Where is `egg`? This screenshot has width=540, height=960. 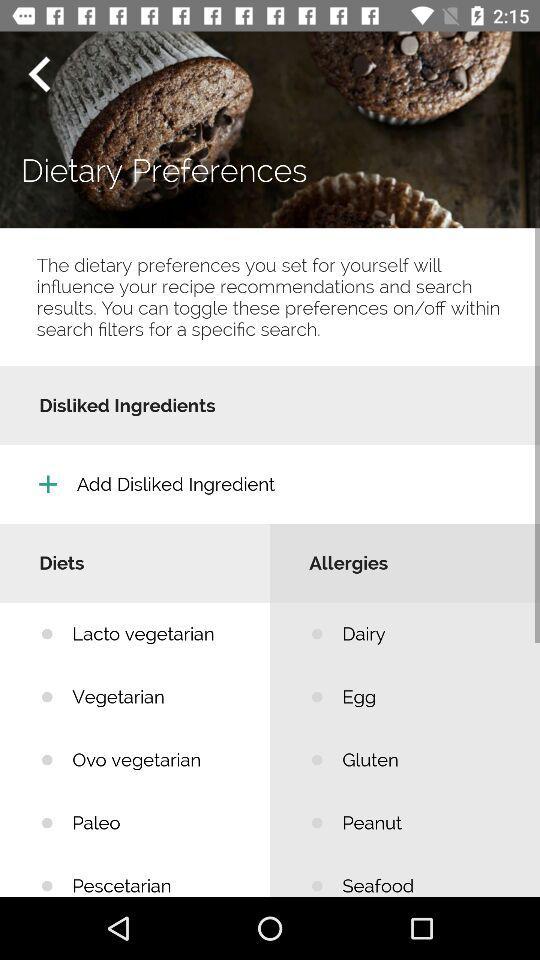
egg is located at coordinates (425, 697).